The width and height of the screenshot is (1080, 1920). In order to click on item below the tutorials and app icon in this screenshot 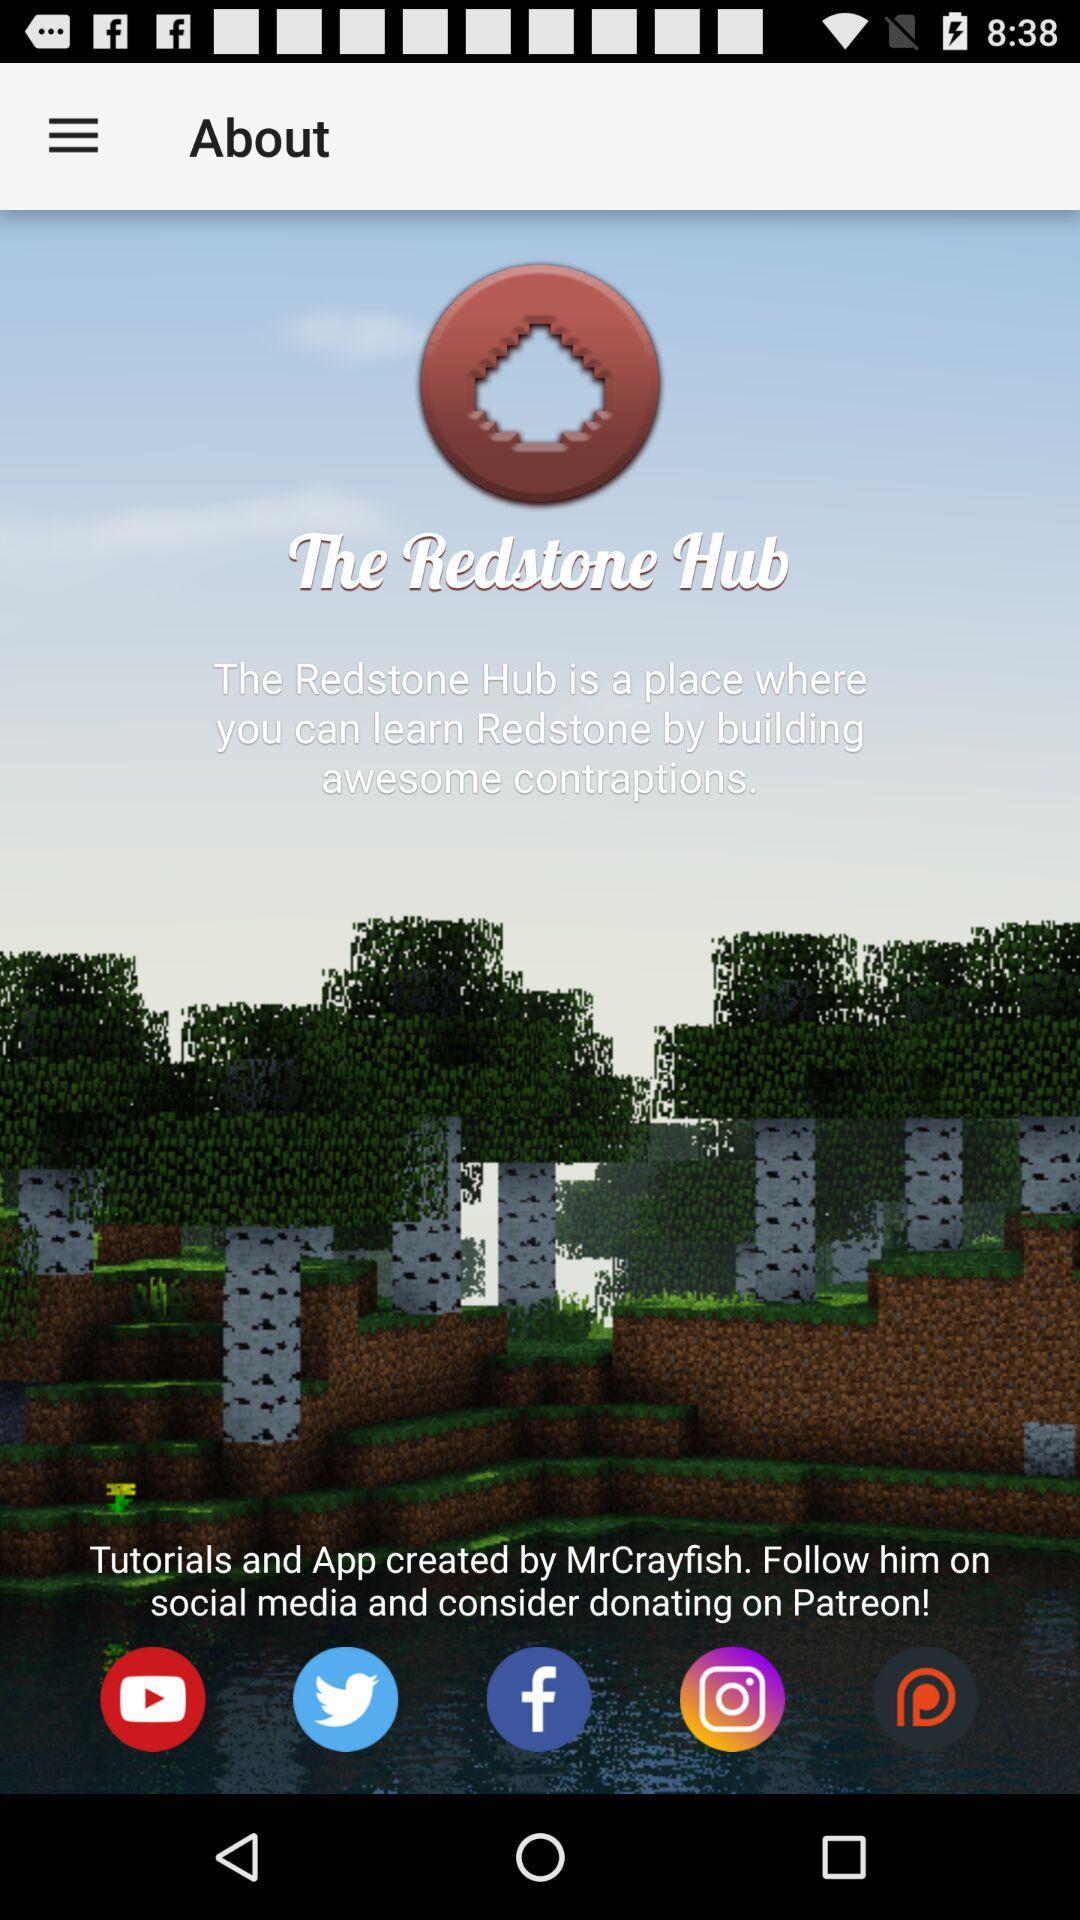, I will do `click(538, 1698)`.